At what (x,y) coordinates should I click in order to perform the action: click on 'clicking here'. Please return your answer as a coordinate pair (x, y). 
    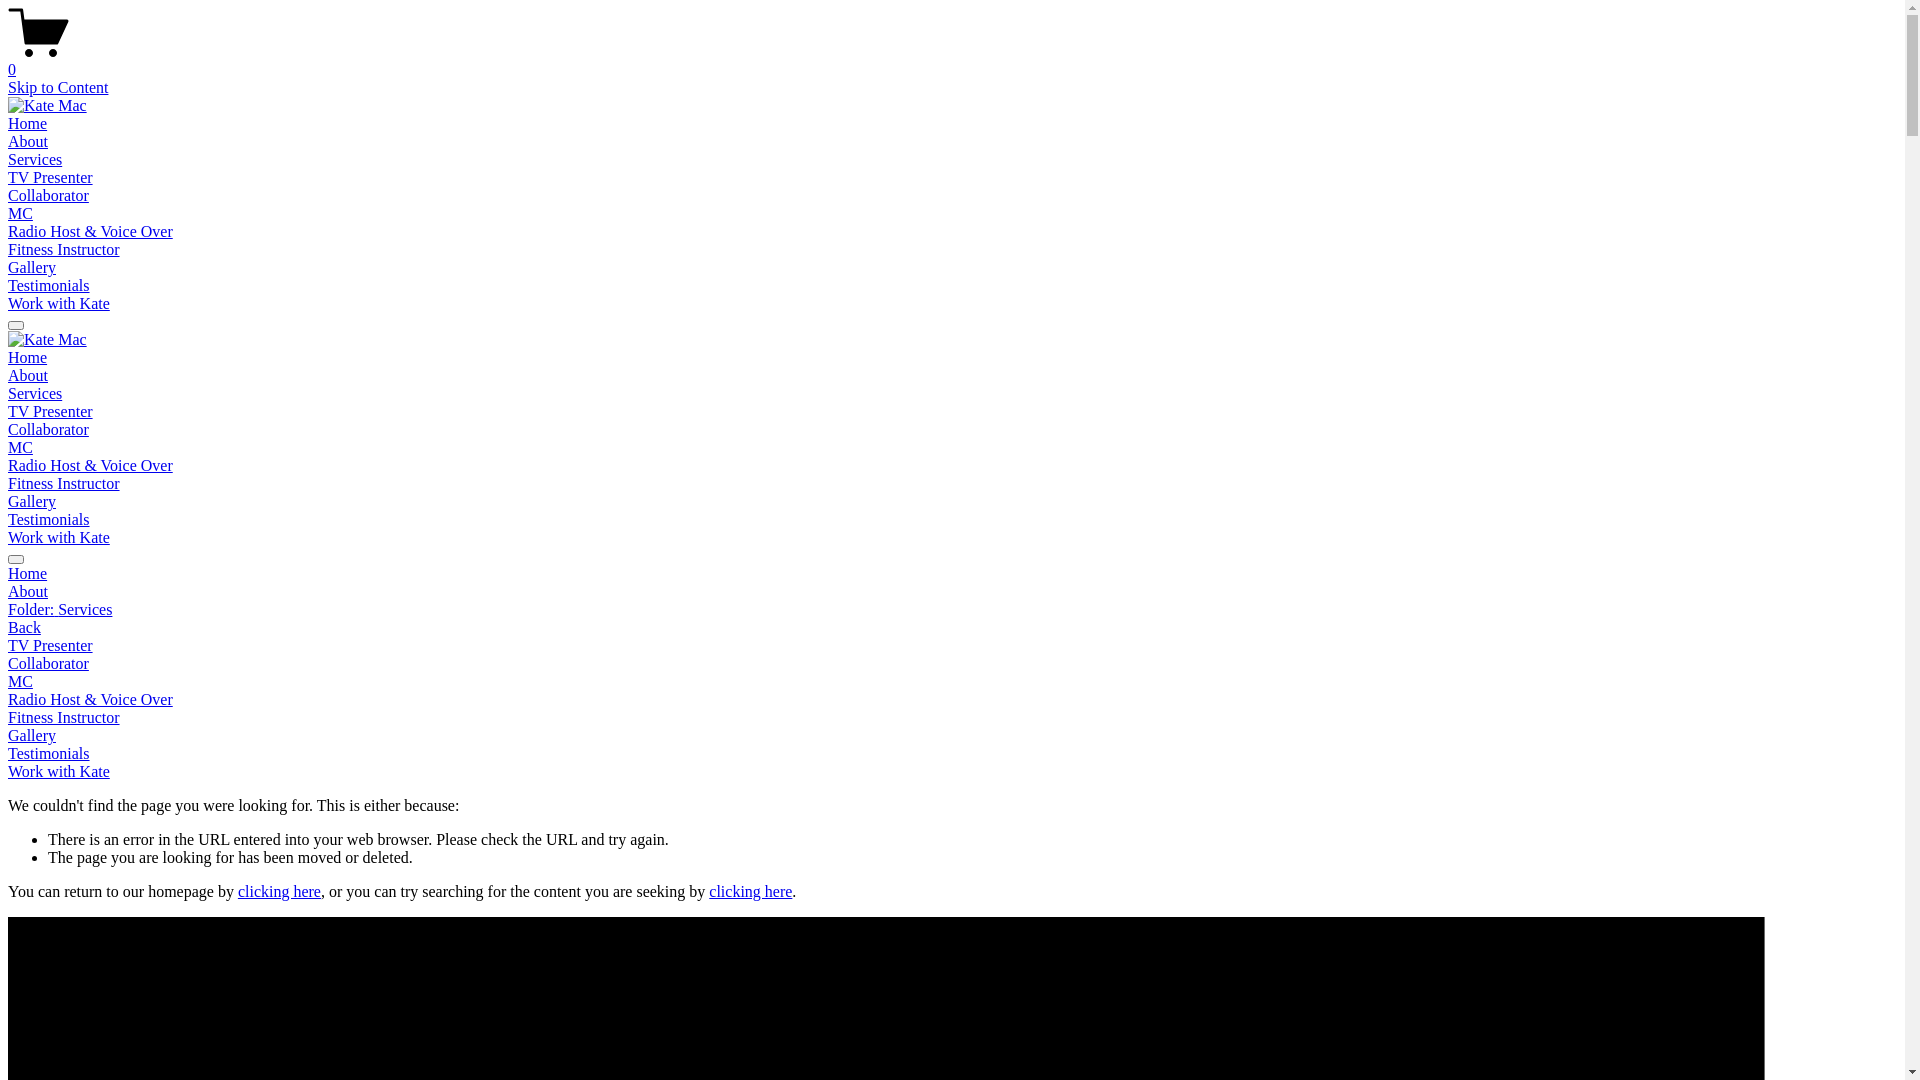
    Looking at the image, I should click on (278, 890).